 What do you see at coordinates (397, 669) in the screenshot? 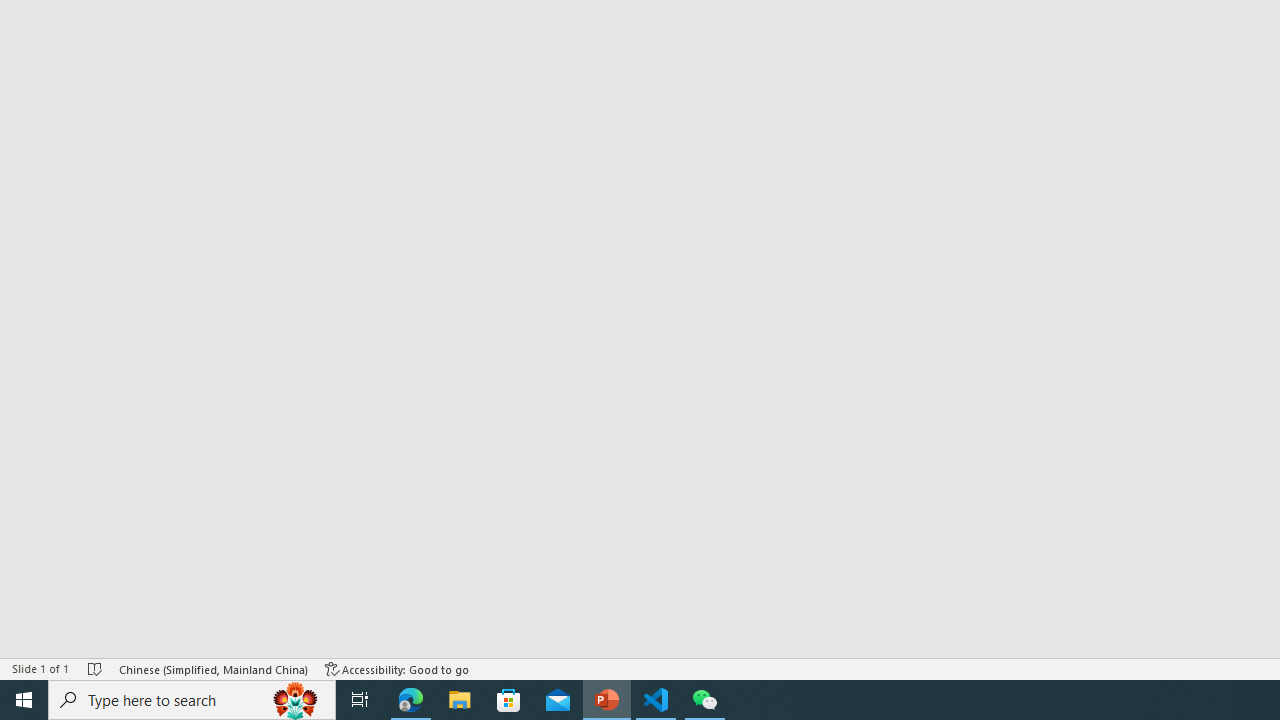
I see `'Accessibility Checker Accessibility: Good to go'` at bounding box center [397, 669].